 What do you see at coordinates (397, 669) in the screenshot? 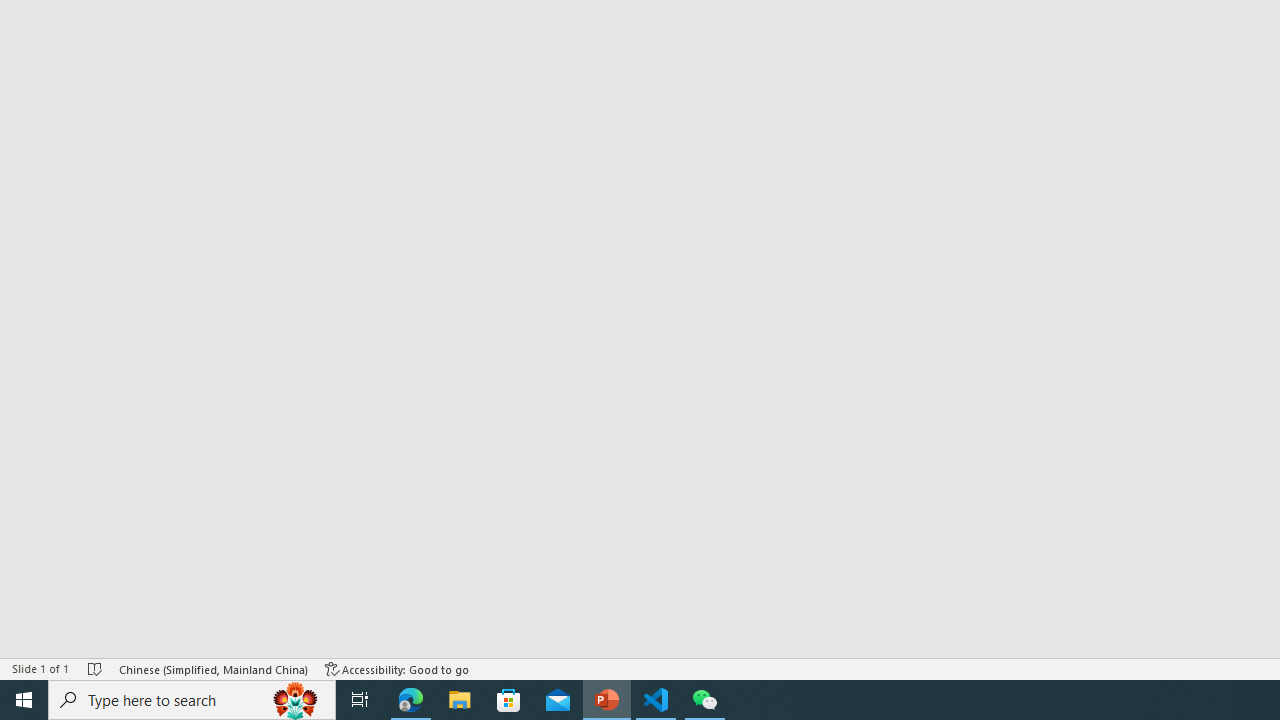
I see `'Accessibility Checker Accessibility: Good to go'` at bounding box center [397, 669].